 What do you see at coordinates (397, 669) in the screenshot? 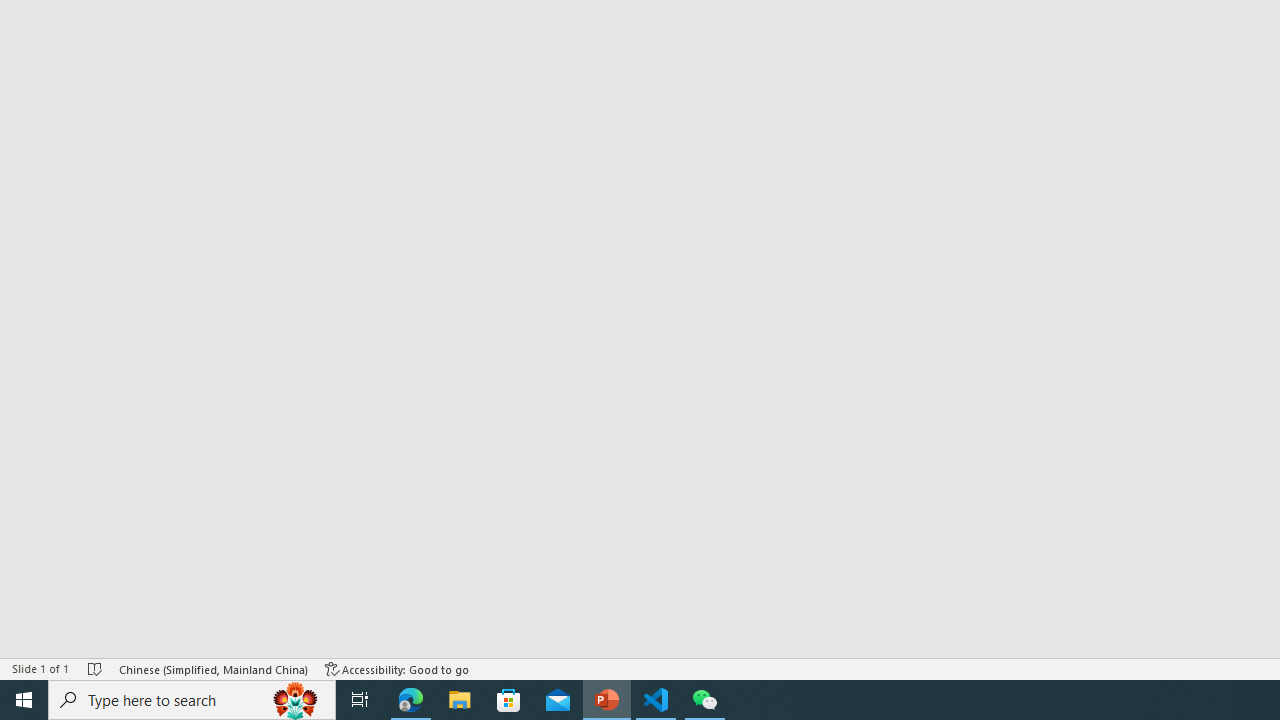
I see `'Accessibility Checker Accessibility: Good to go'` at bounding box center [397, 669].